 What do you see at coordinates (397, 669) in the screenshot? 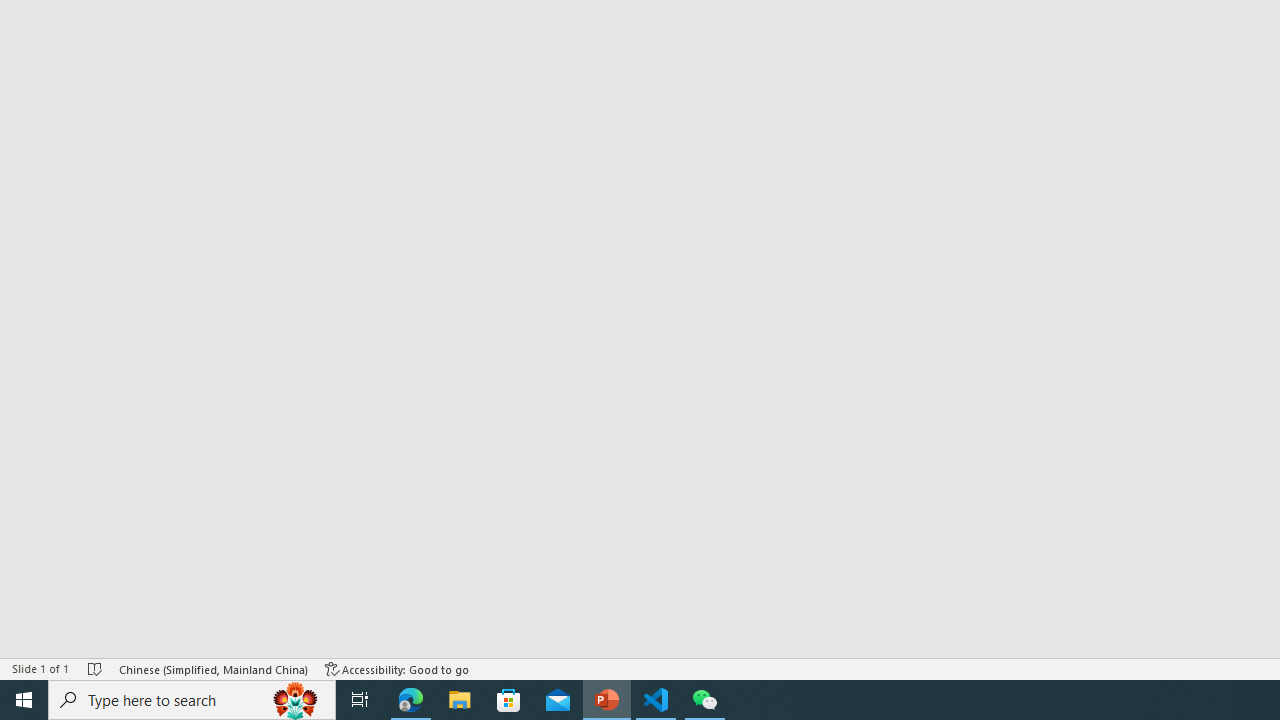
I see `'Accessibility Checker Accessibility: Good to go'` at bounding box center [397, 669].